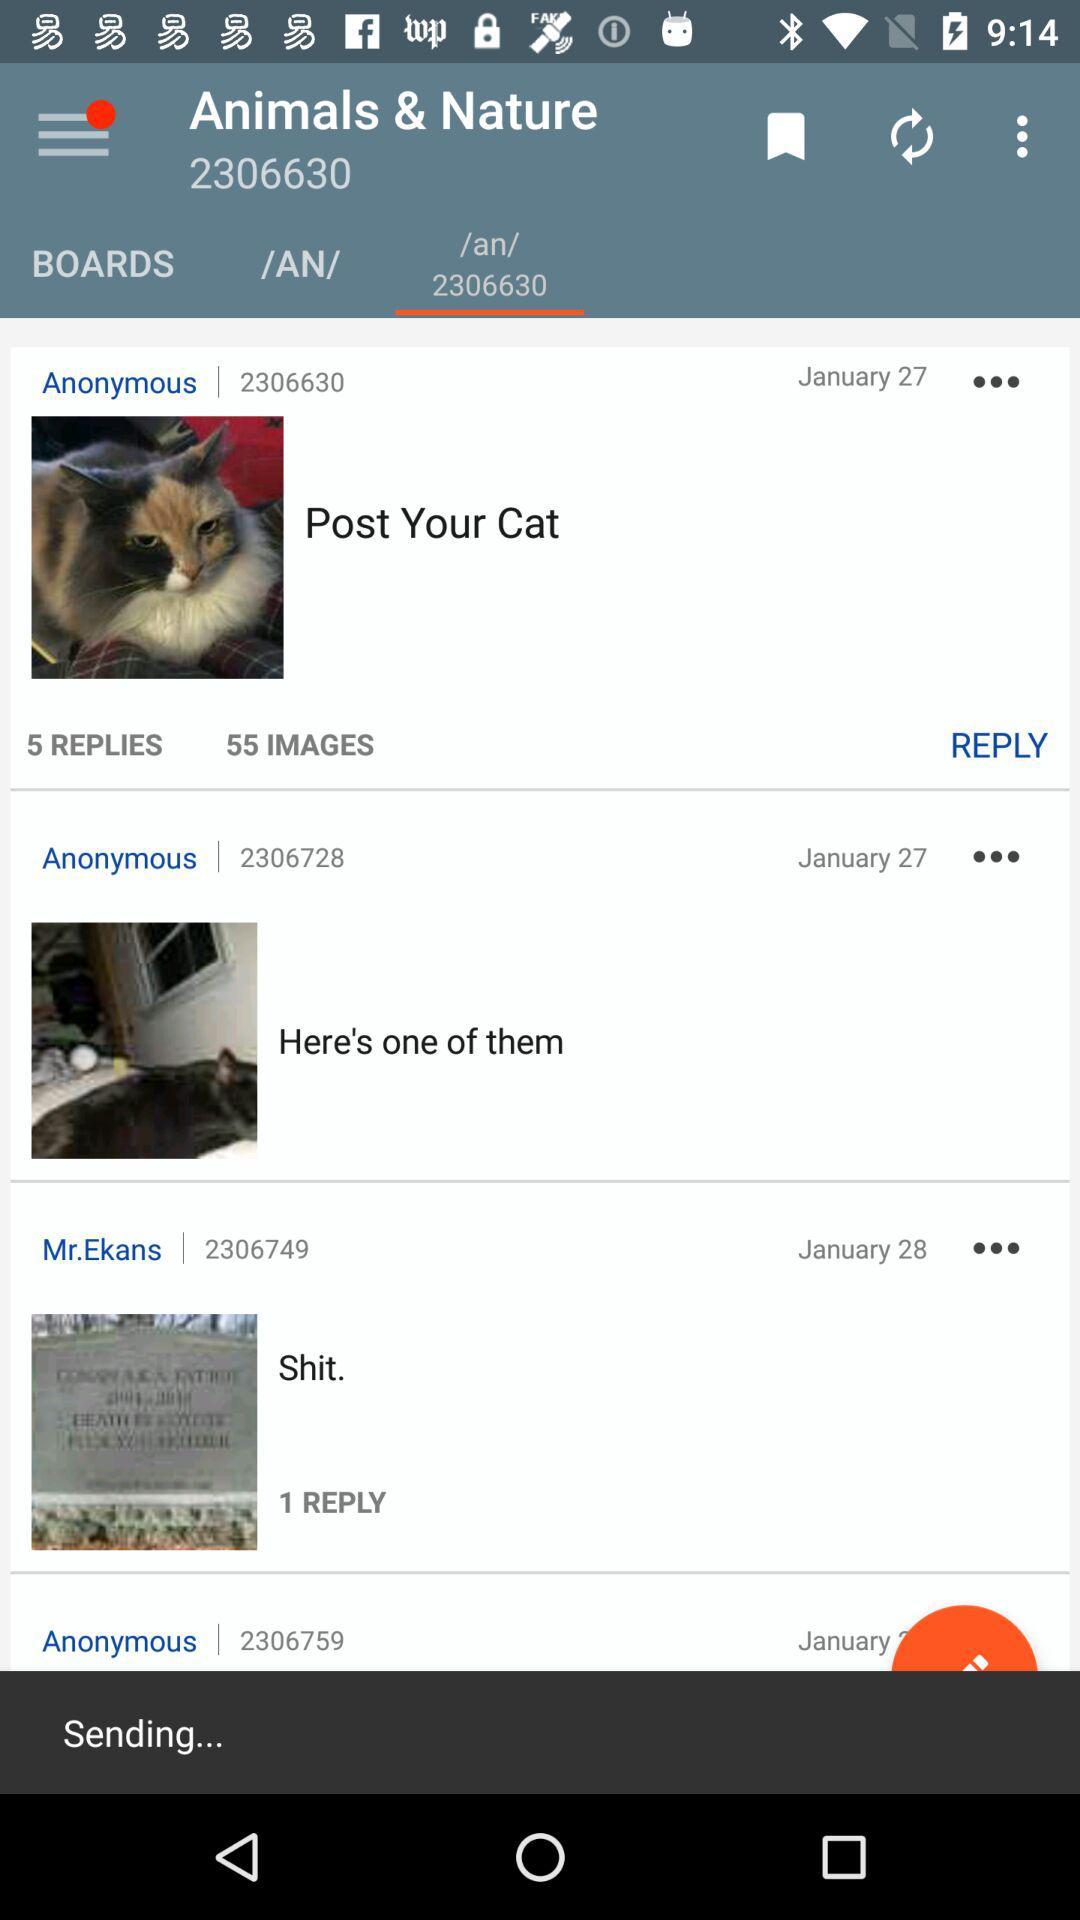 This screenshot has height=1920, width=1080. Describe the element at coordinates (995, 856) in the screenshot. I see `icon below reply item` at that location.